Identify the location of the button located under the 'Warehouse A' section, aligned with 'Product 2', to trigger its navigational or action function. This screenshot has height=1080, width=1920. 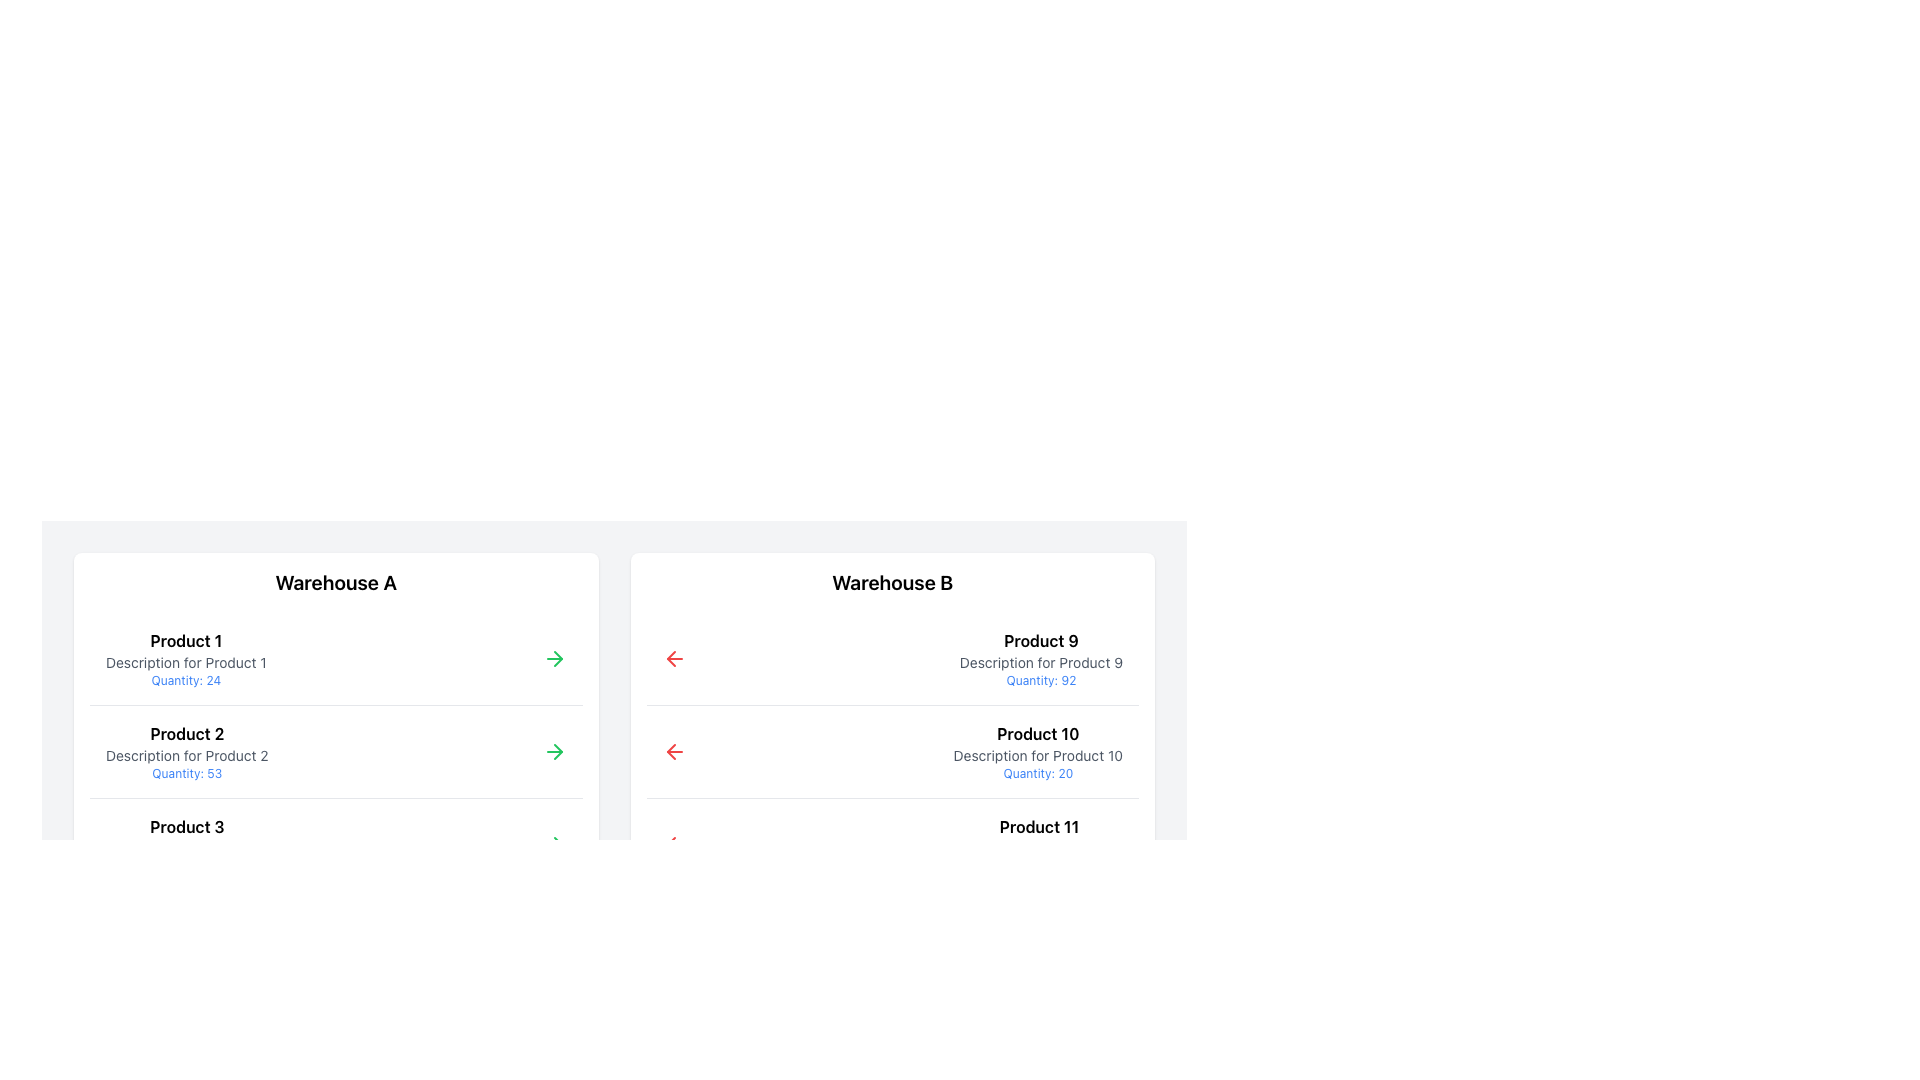
(557, 1030).